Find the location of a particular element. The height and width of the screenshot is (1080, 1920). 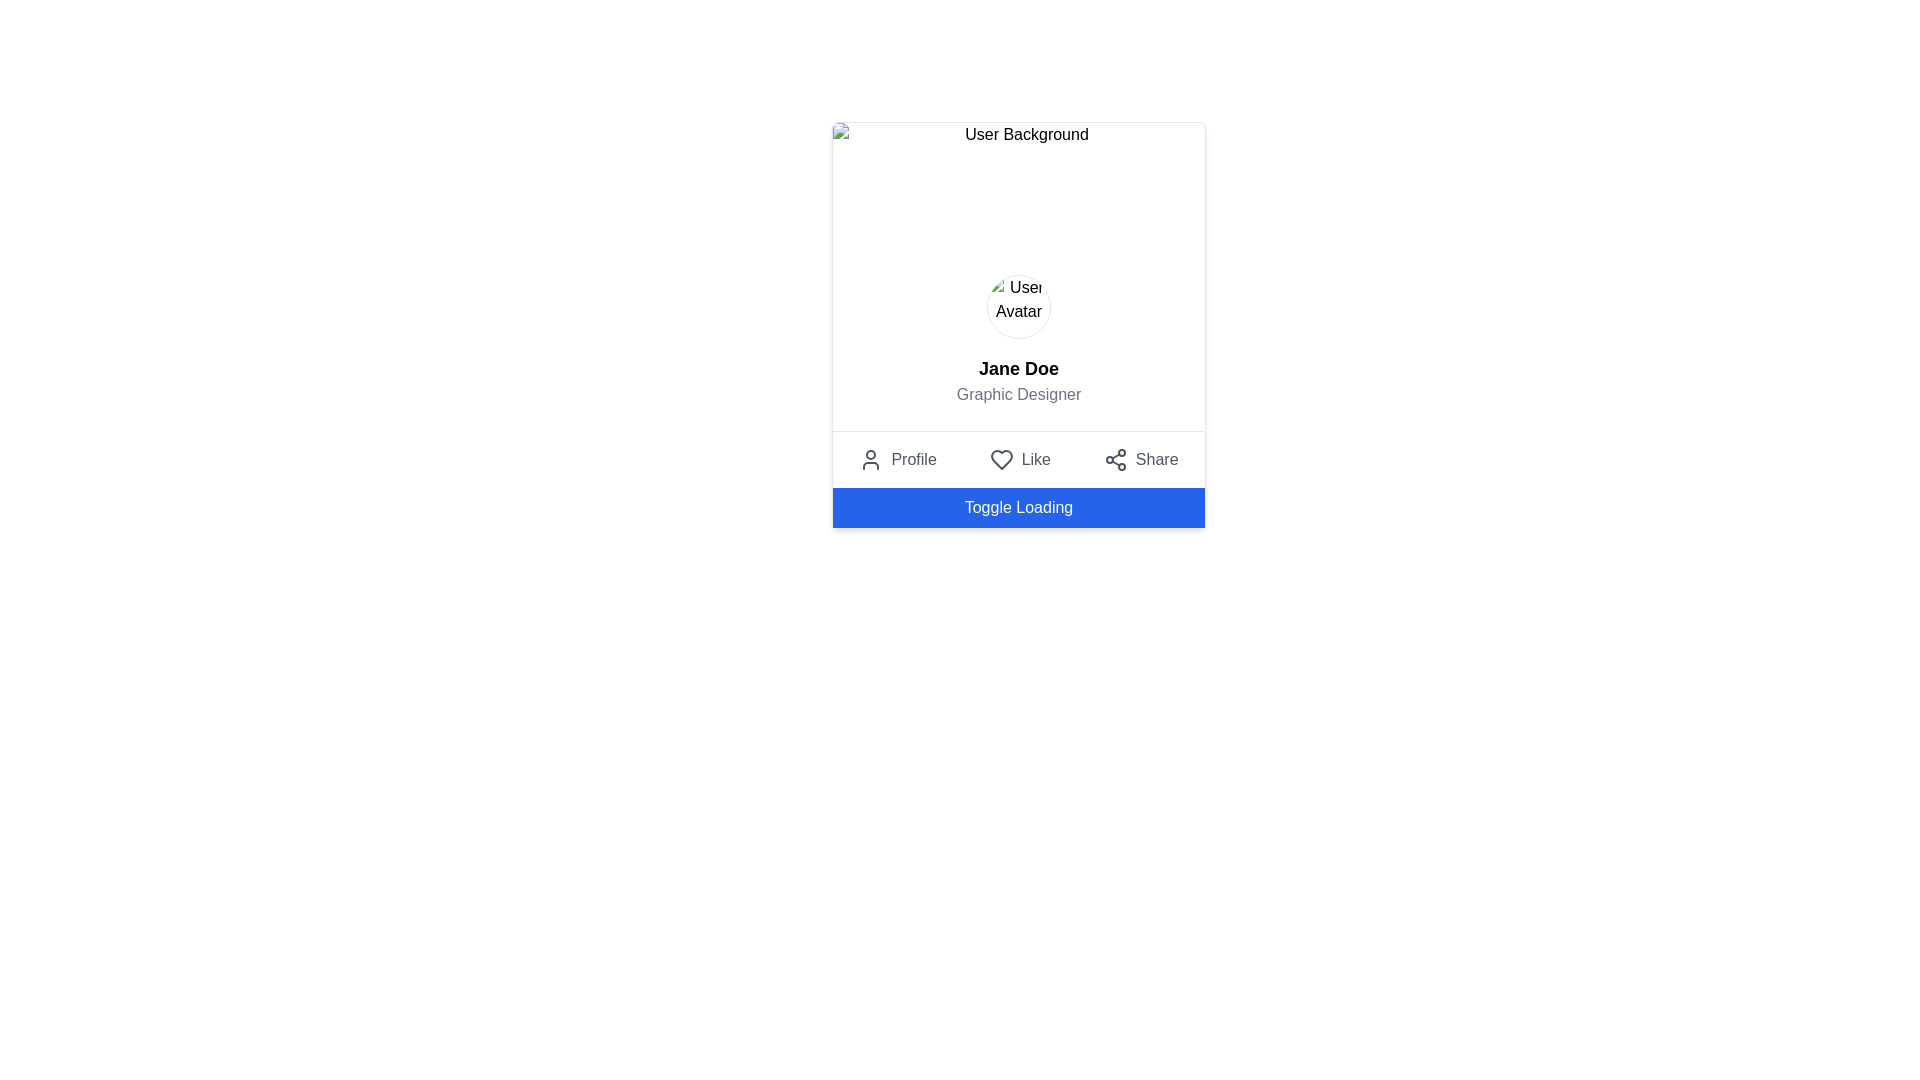

the 'Profile' button, which features a user profile icon and is the leftmost element in a horizontal group of options including 'Profile', 'Like', and 'Share' is located at coordinates (897, 459).